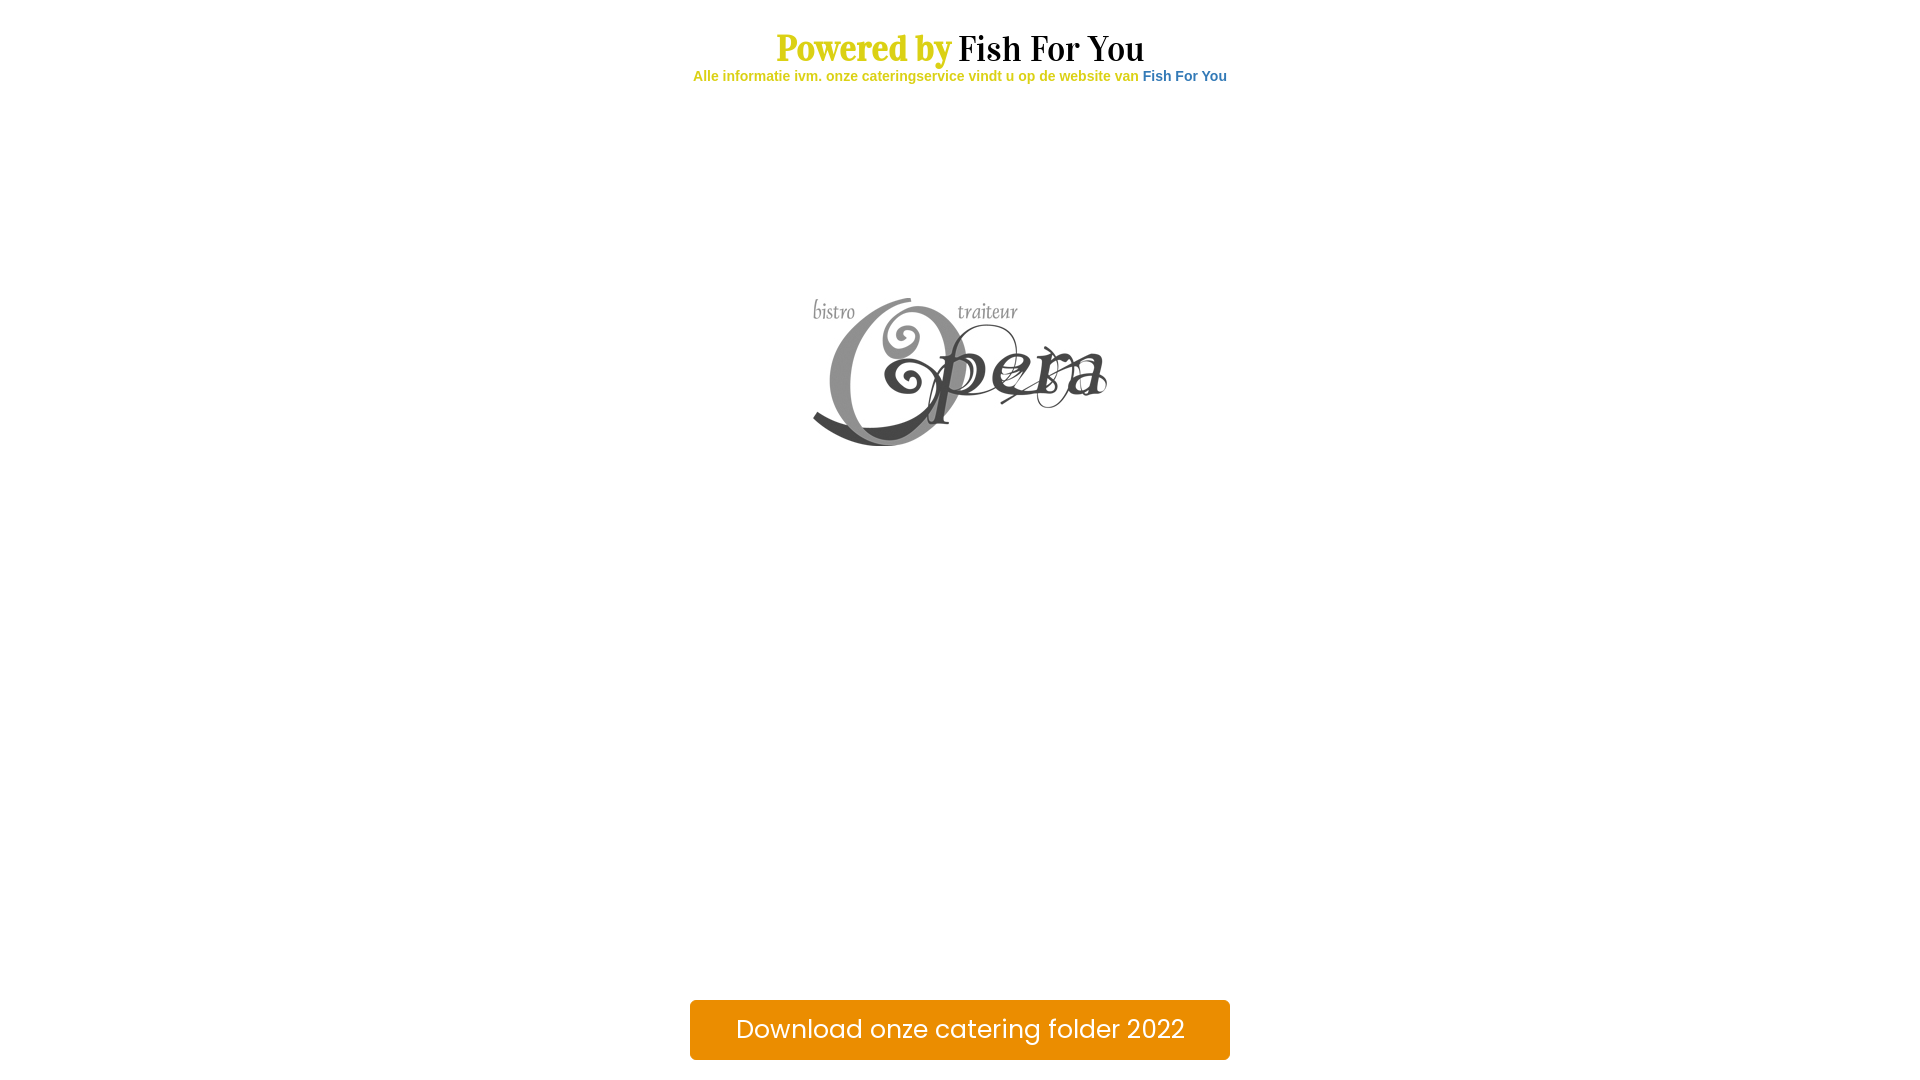  I want to click on 'Fish For You', so click(1185, 75).